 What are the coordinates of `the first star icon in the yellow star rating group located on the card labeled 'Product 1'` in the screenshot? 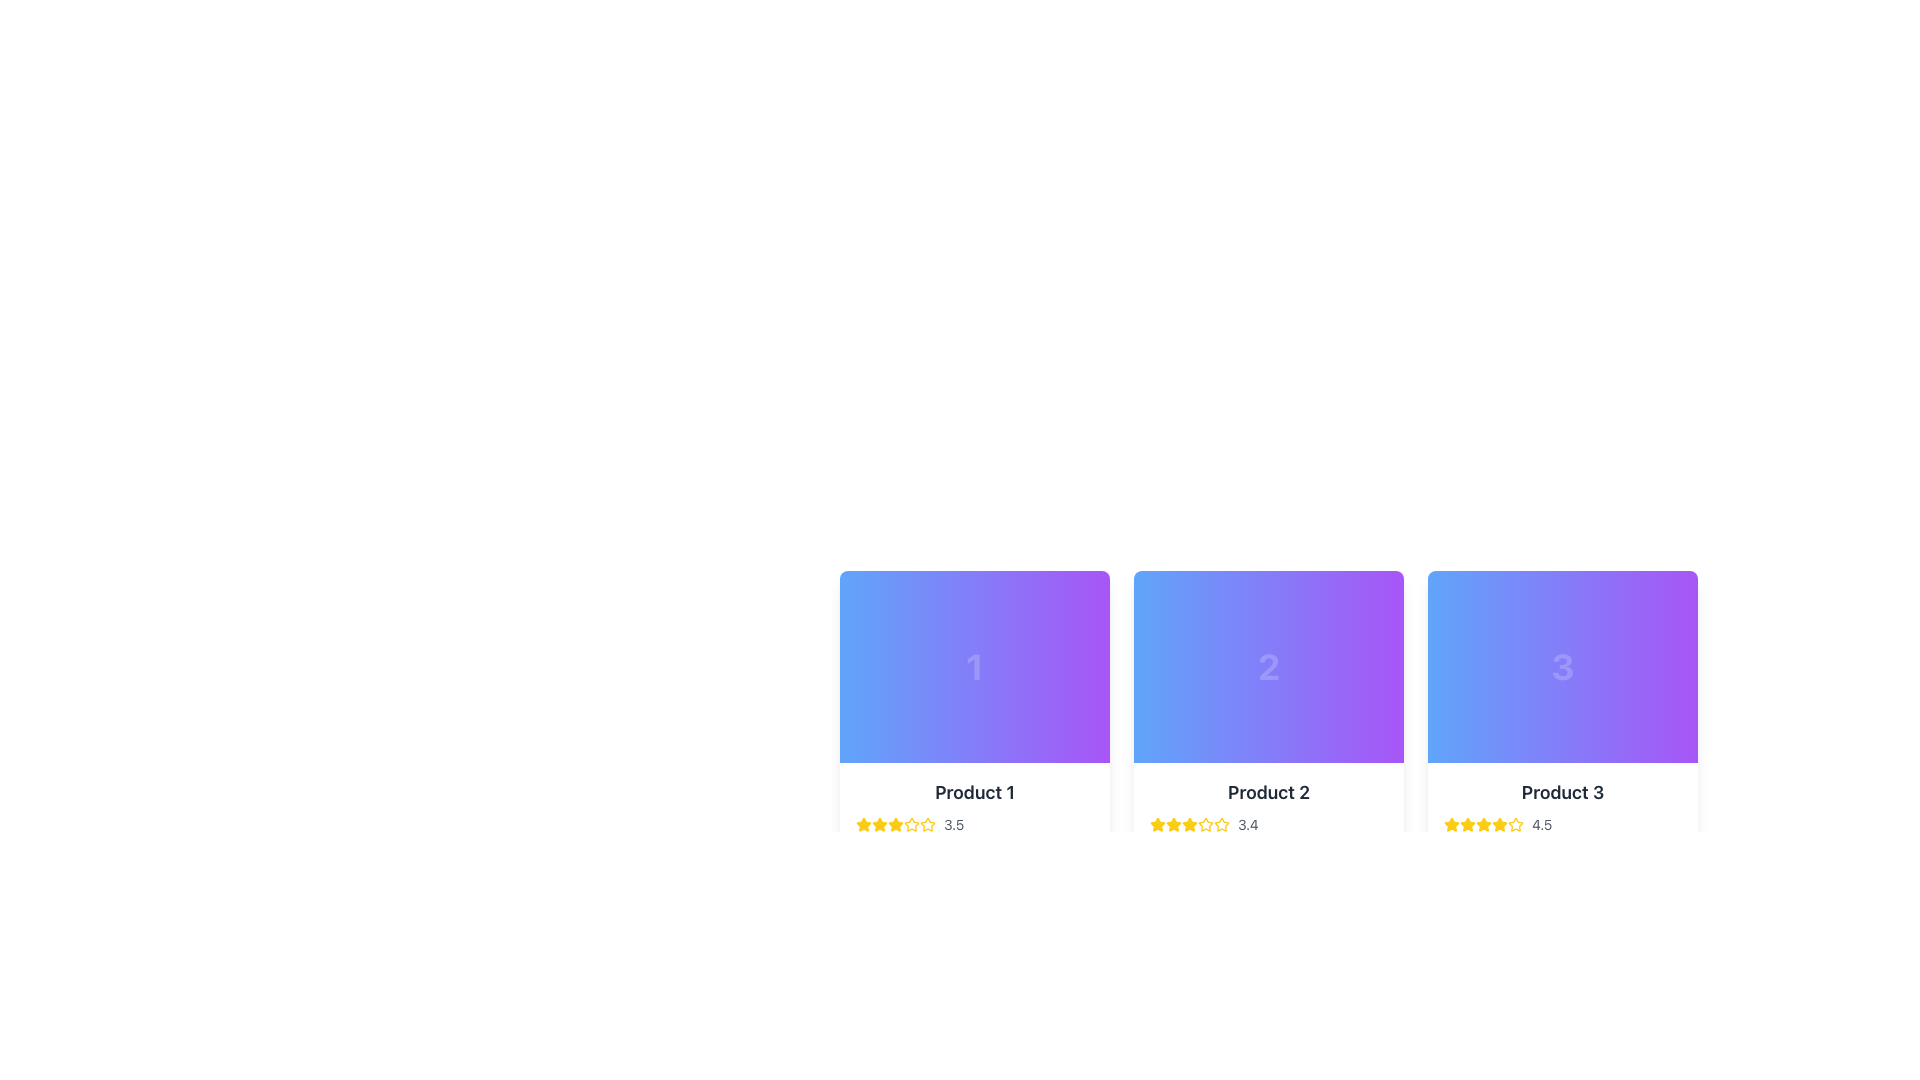 It's located at (864, 825).